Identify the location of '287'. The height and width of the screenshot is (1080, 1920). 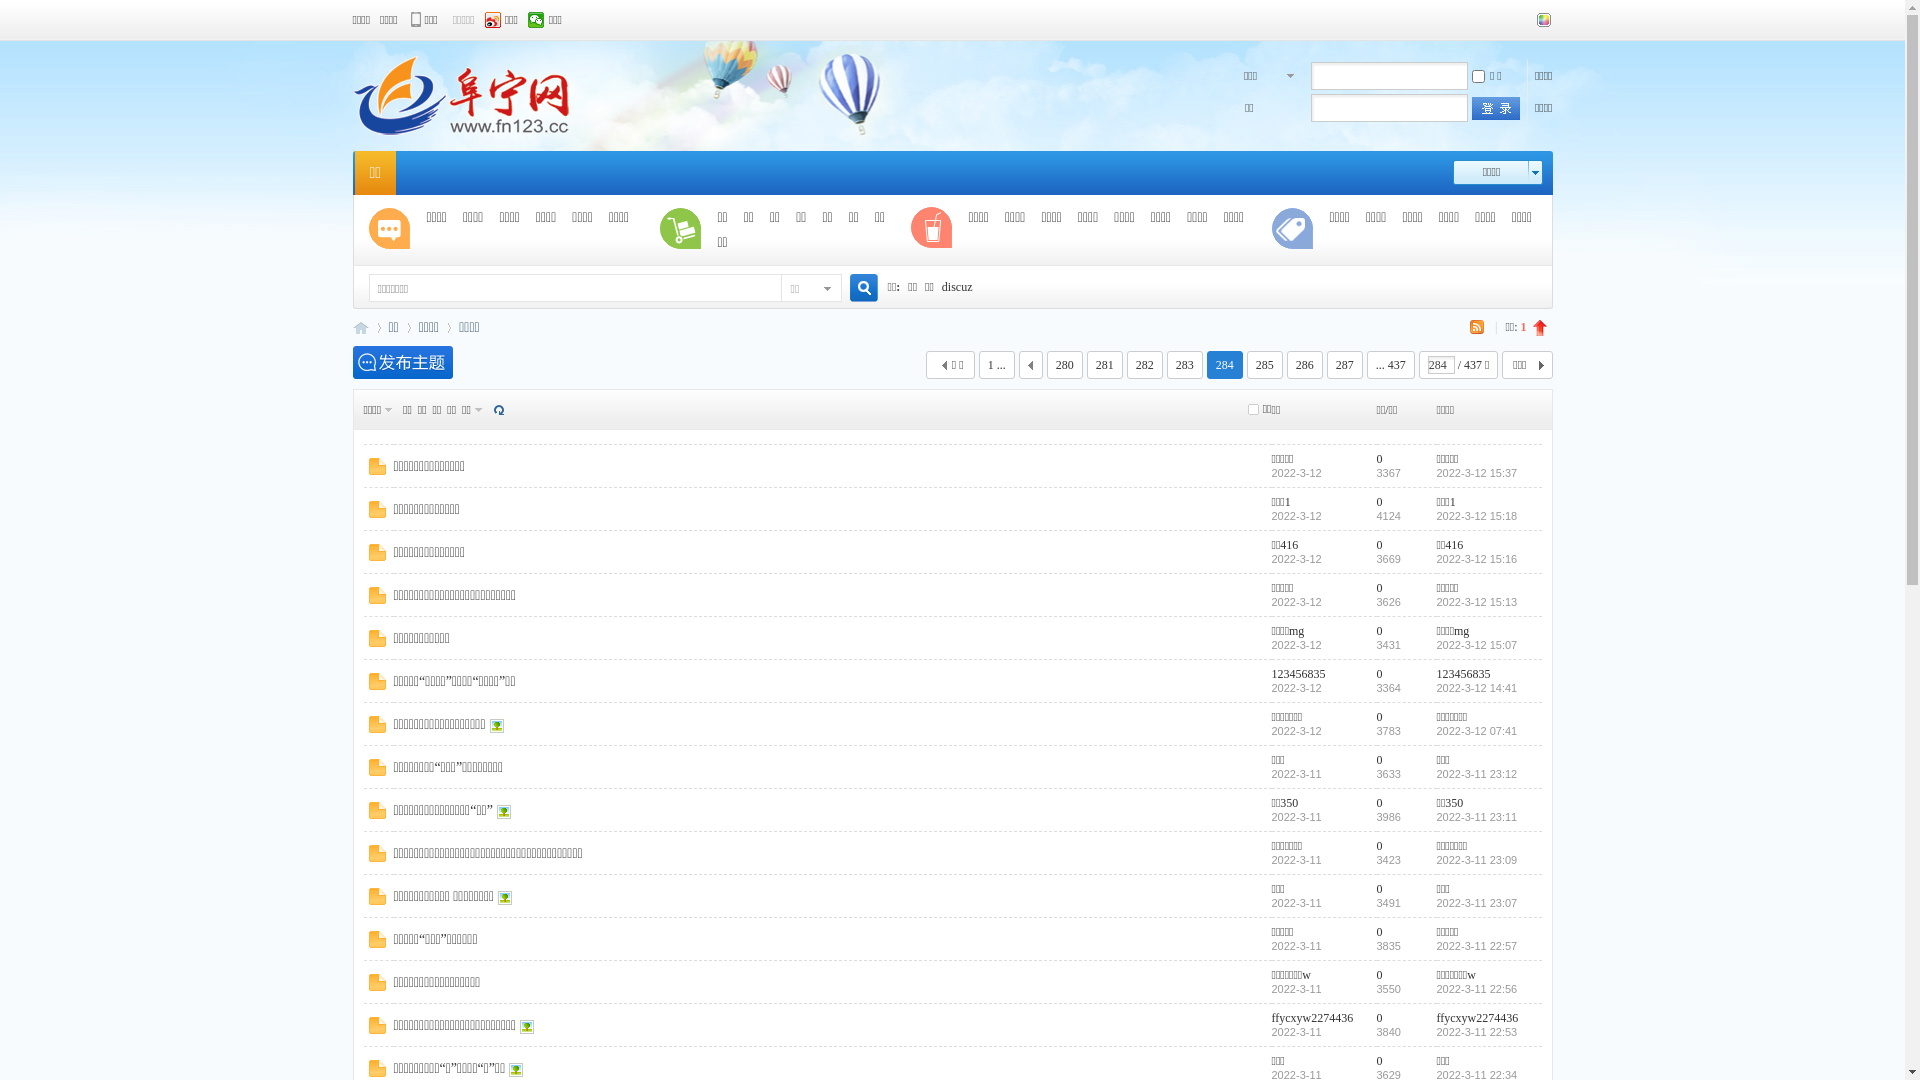
(1344, 365).